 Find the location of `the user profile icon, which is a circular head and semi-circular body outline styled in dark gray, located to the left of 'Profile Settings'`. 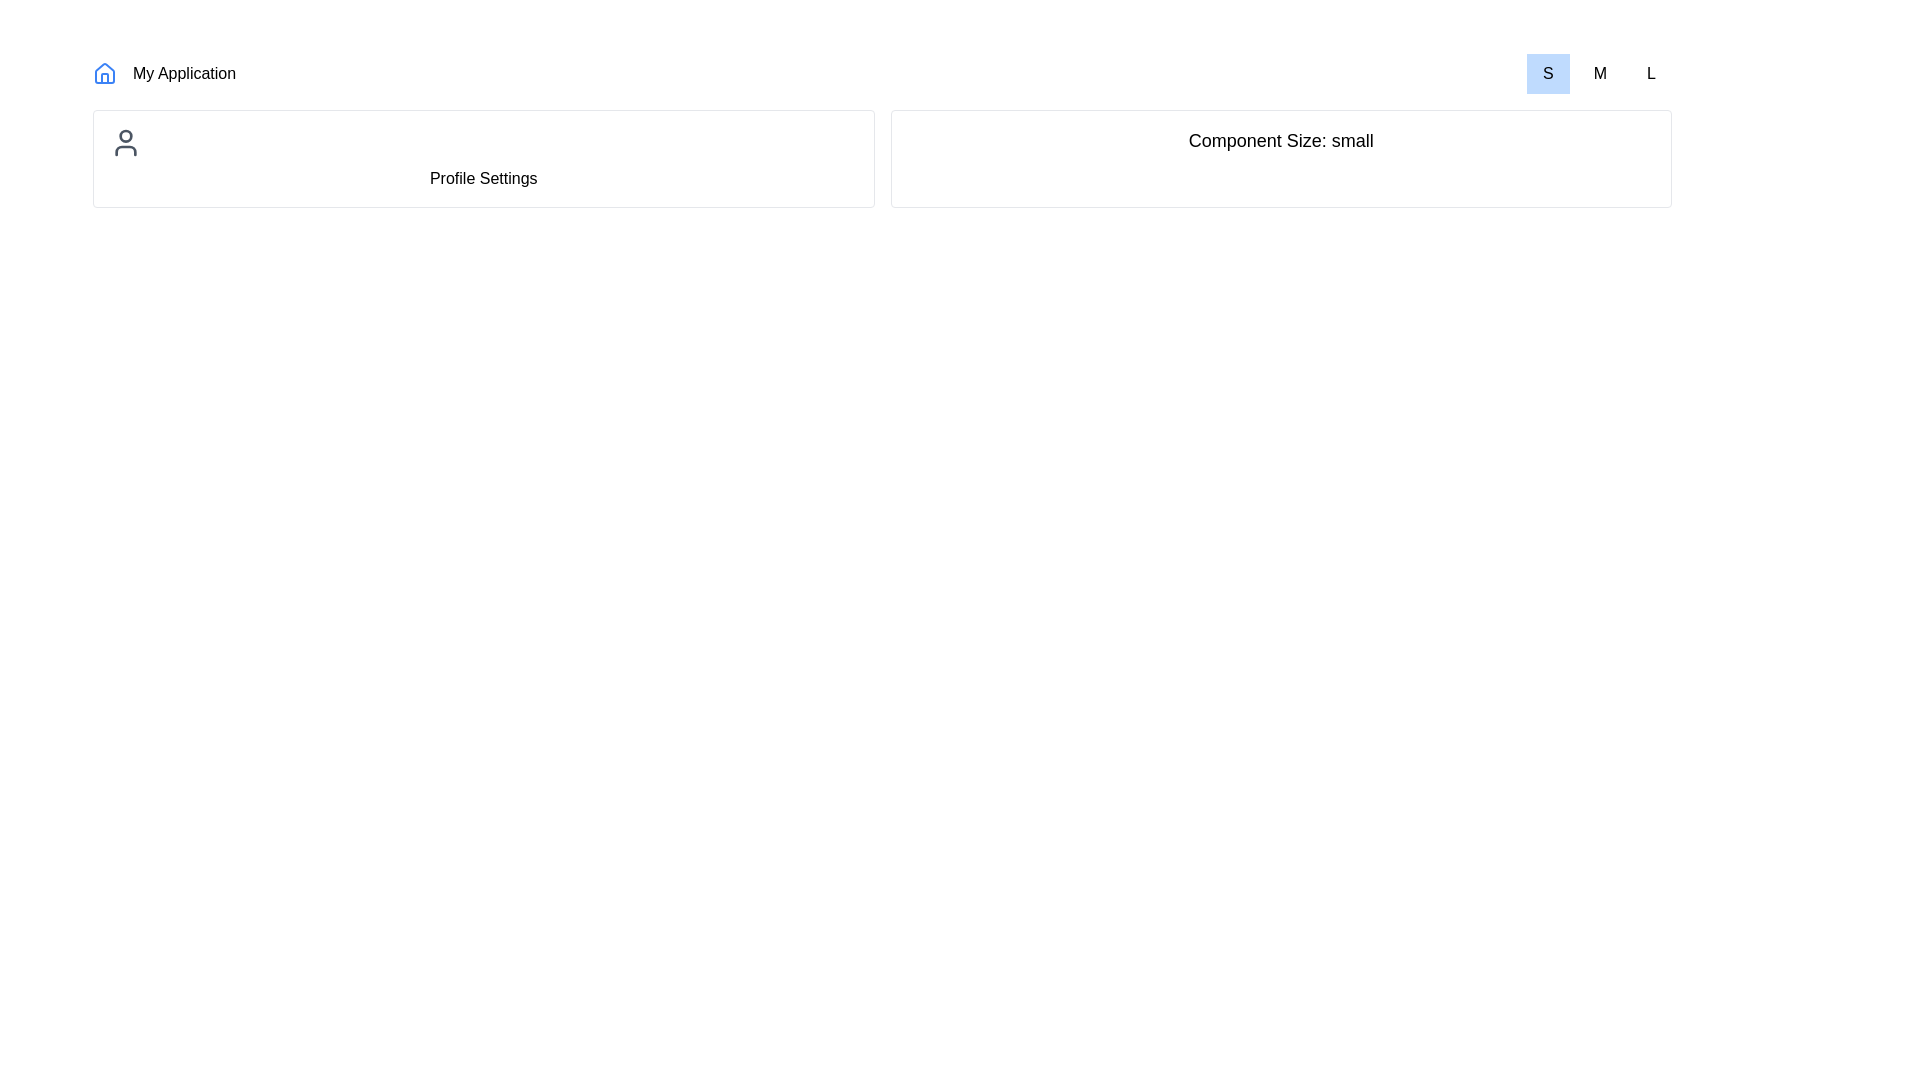

the user profile icon, which is a circular head and semi-circular body outline styled in dark gray, located to the left of 'Profile Settings' is located at coordinates (124, 141).